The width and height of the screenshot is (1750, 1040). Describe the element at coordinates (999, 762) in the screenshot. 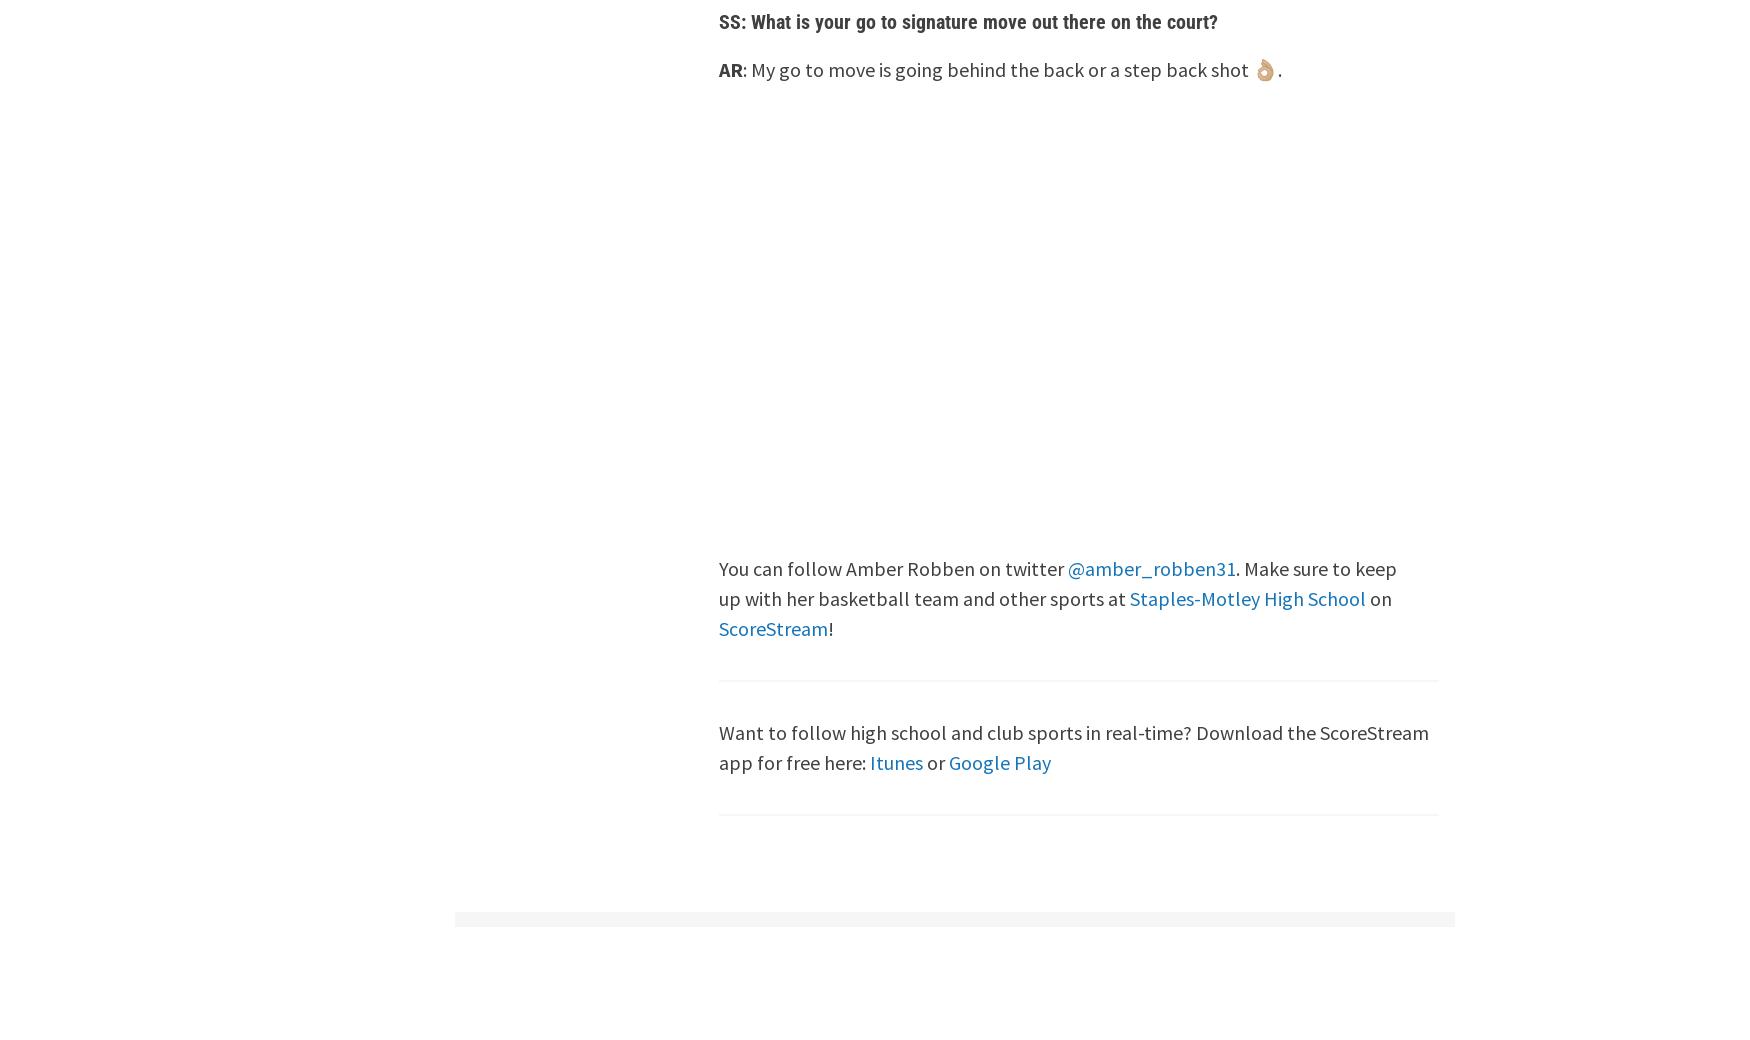

I see `'Google Play'` at that location.